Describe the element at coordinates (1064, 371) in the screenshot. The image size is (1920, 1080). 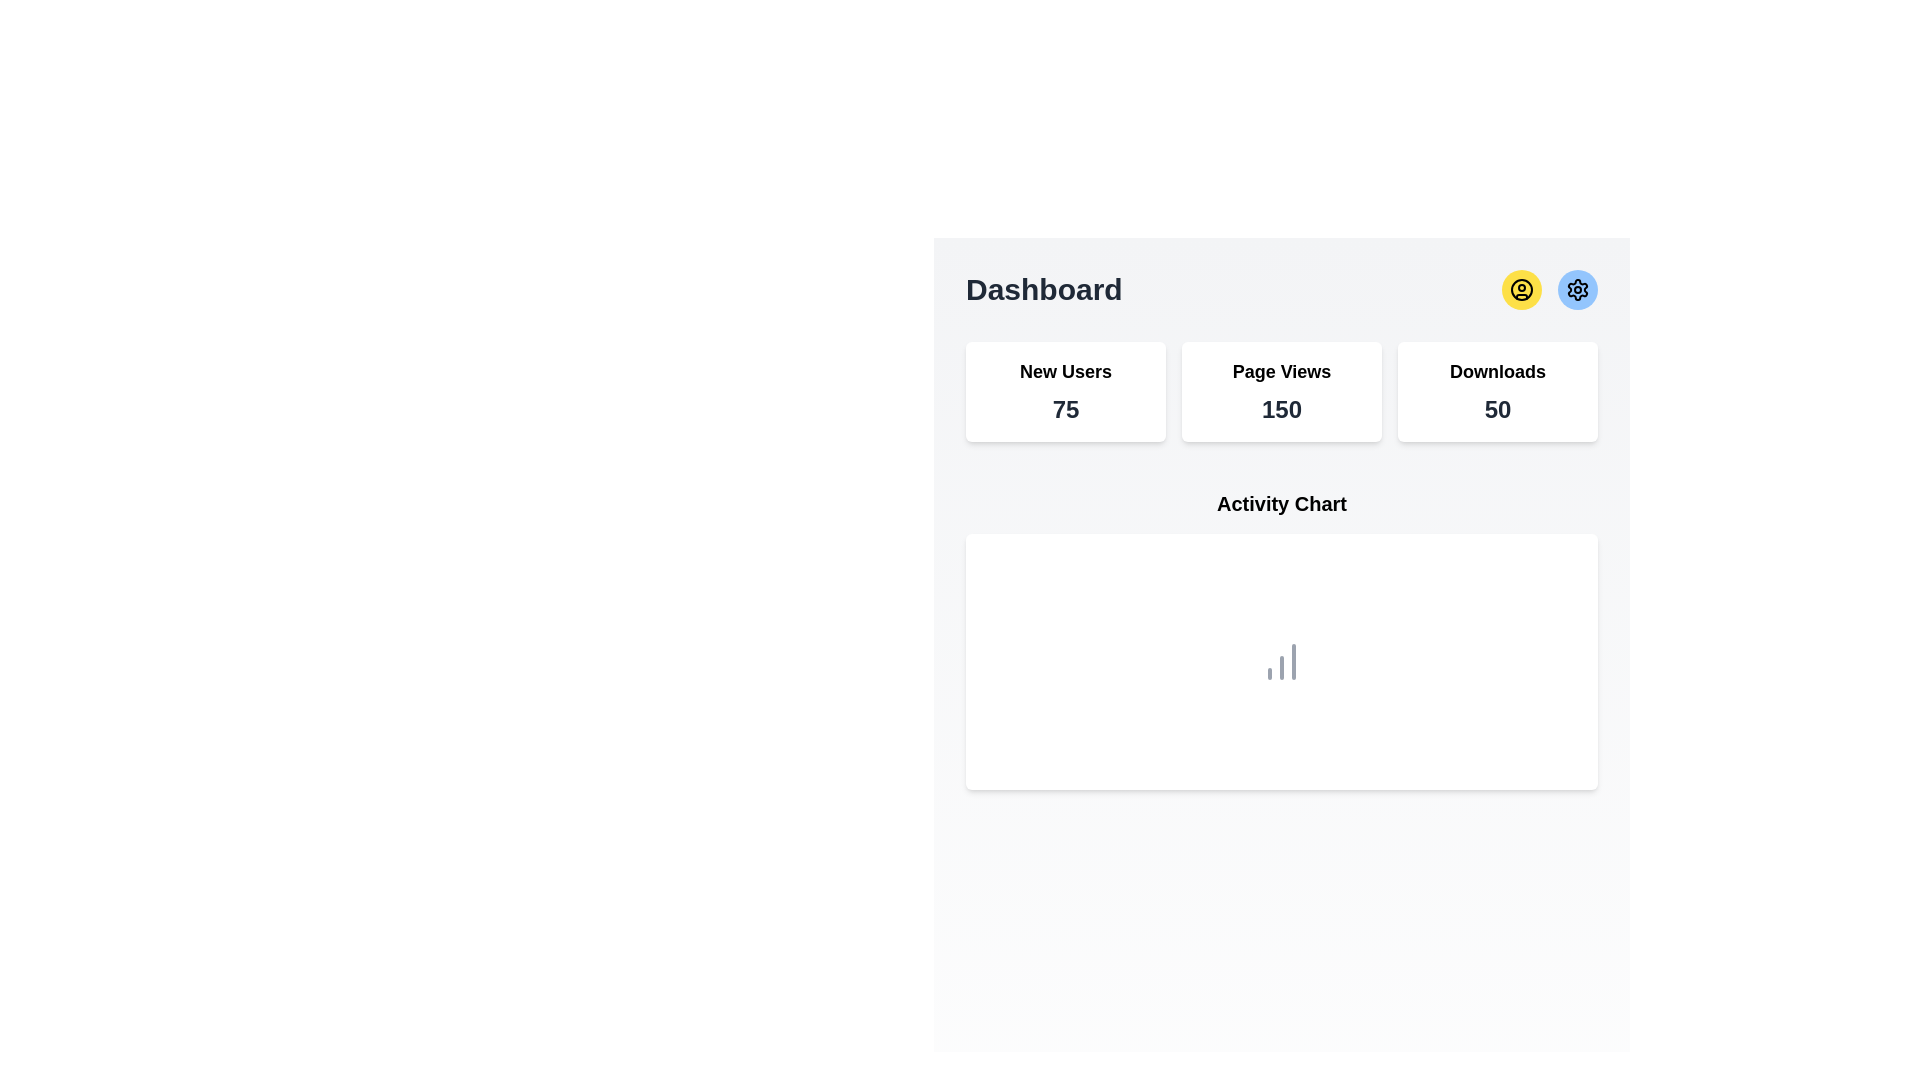
I see `the Text Label that describes the number of new users in the dashboard card, located at the top portion of the card` at that location.